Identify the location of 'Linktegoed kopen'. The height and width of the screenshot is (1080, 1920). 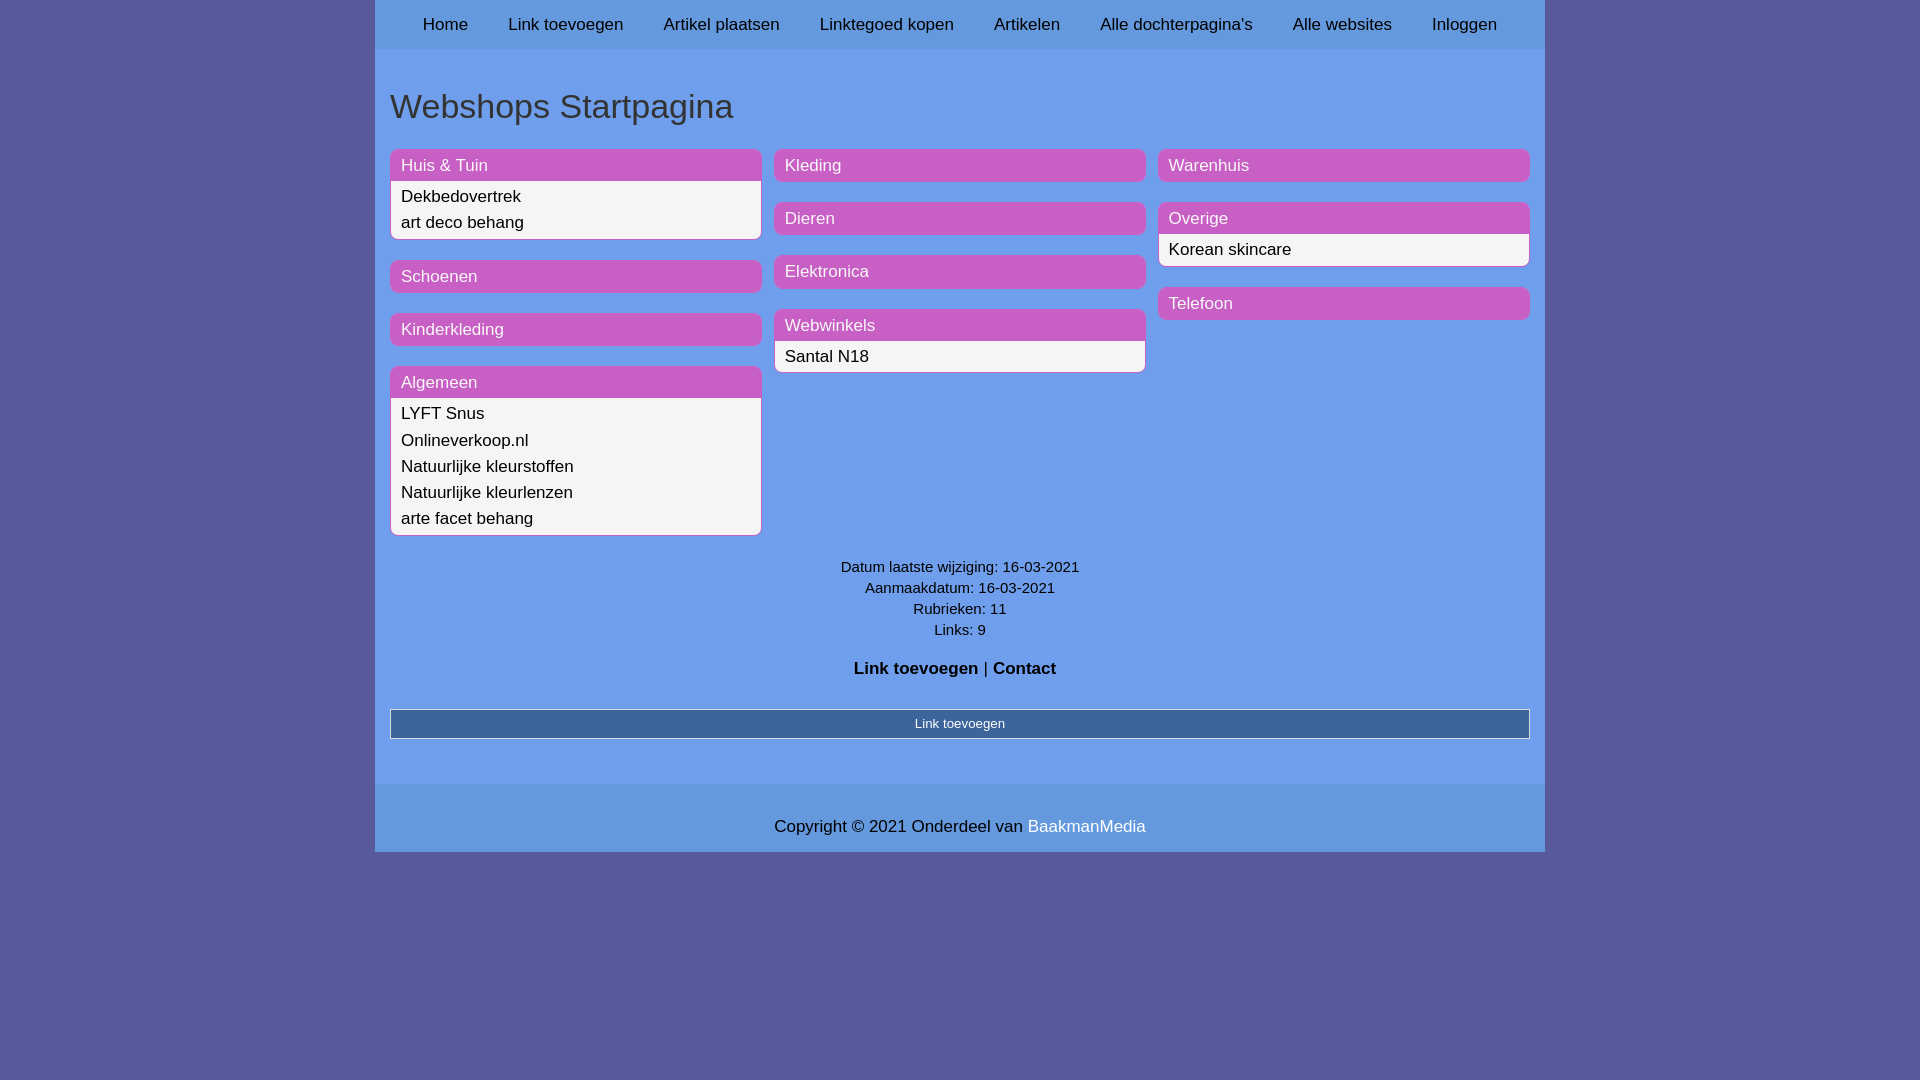
(800, 24).